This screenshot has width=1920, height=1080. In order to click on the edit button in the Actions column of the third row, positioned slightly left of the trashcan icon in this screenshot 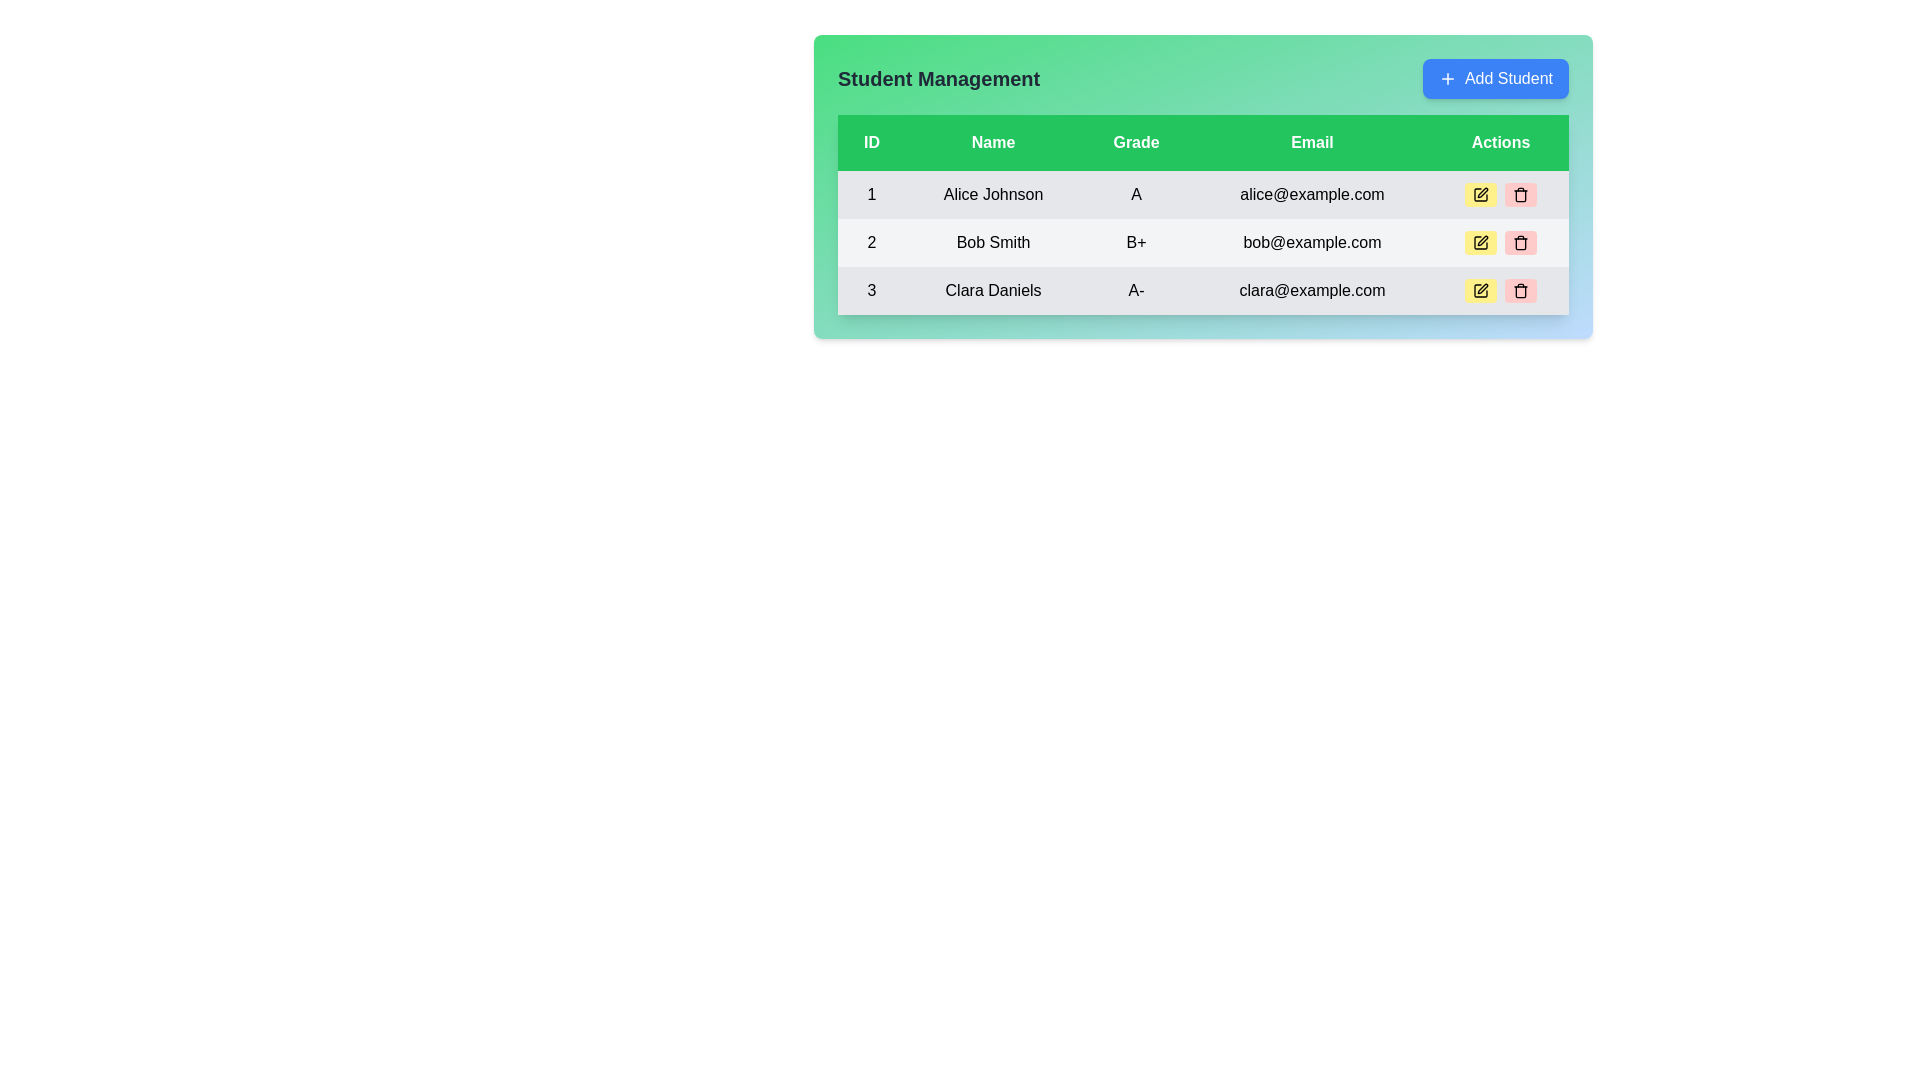, I will do `click(1480, 290)`.